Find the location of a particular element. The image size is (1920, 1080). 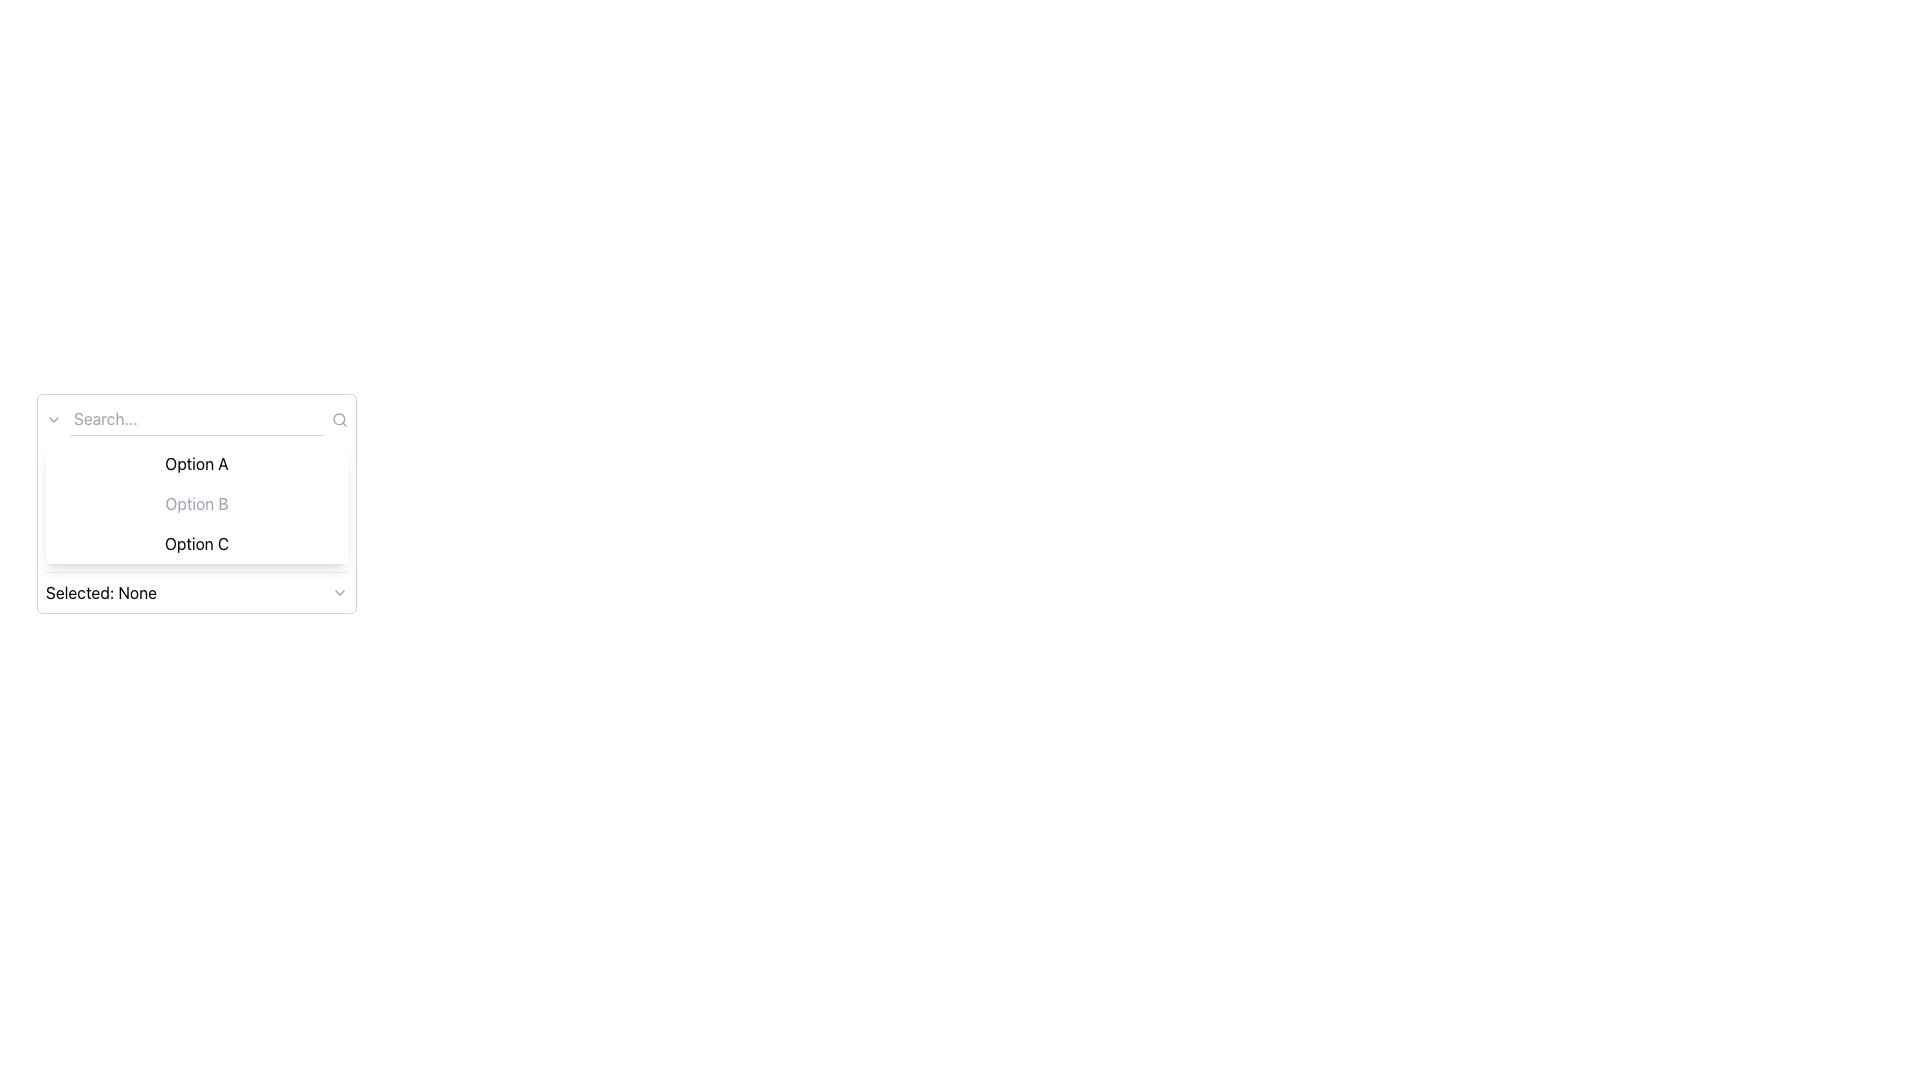

the disabled list item labeled 'Option B' which has a light gray background and inactive text appearance, positioned between 'Option A' and 'Option C' is located at coordinates (196, 503).